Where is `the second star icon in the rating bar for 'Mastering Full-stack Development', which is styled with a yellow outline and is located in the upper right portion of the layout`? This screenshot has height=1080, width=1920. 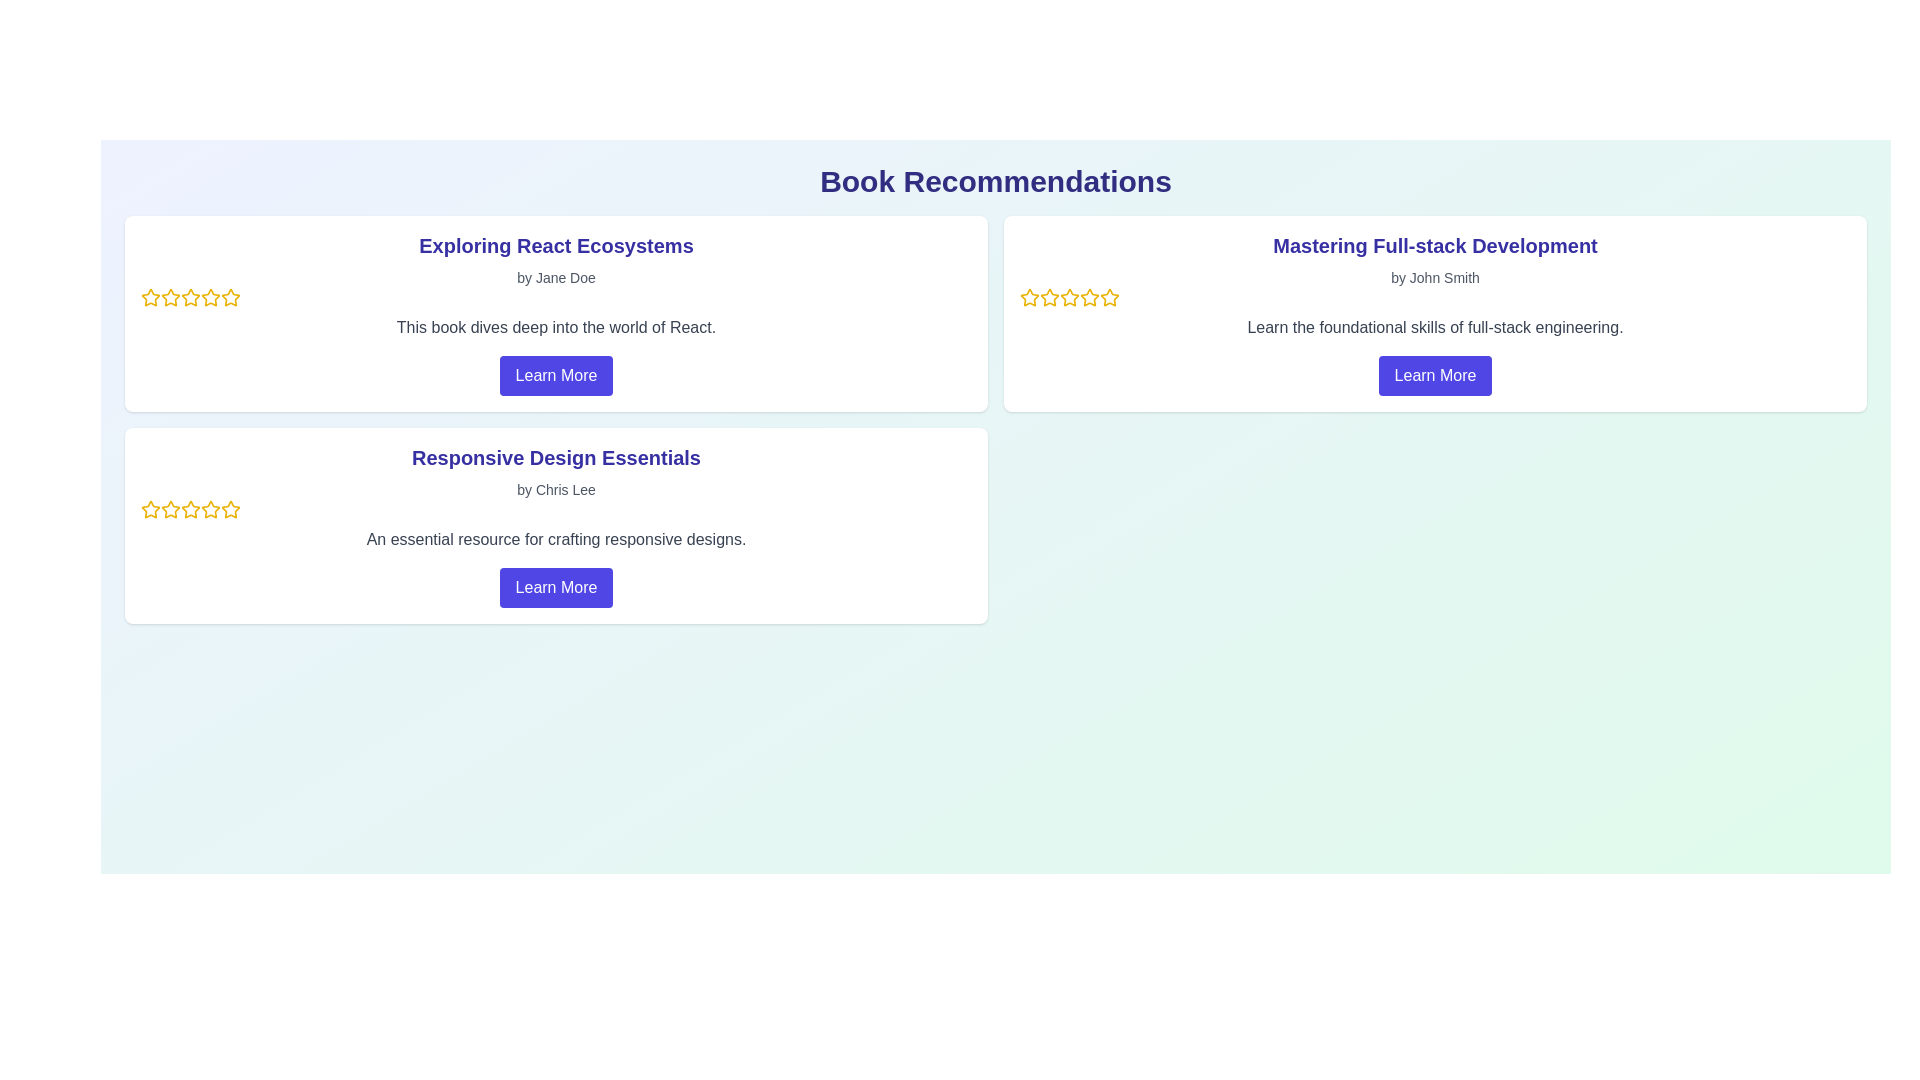 the second star icon in the rating bar for 'Mastering Full-stack Development', which is styled with a yellow outline and is located in the upper right portion of the layout is located at coordinates (1049, 297).